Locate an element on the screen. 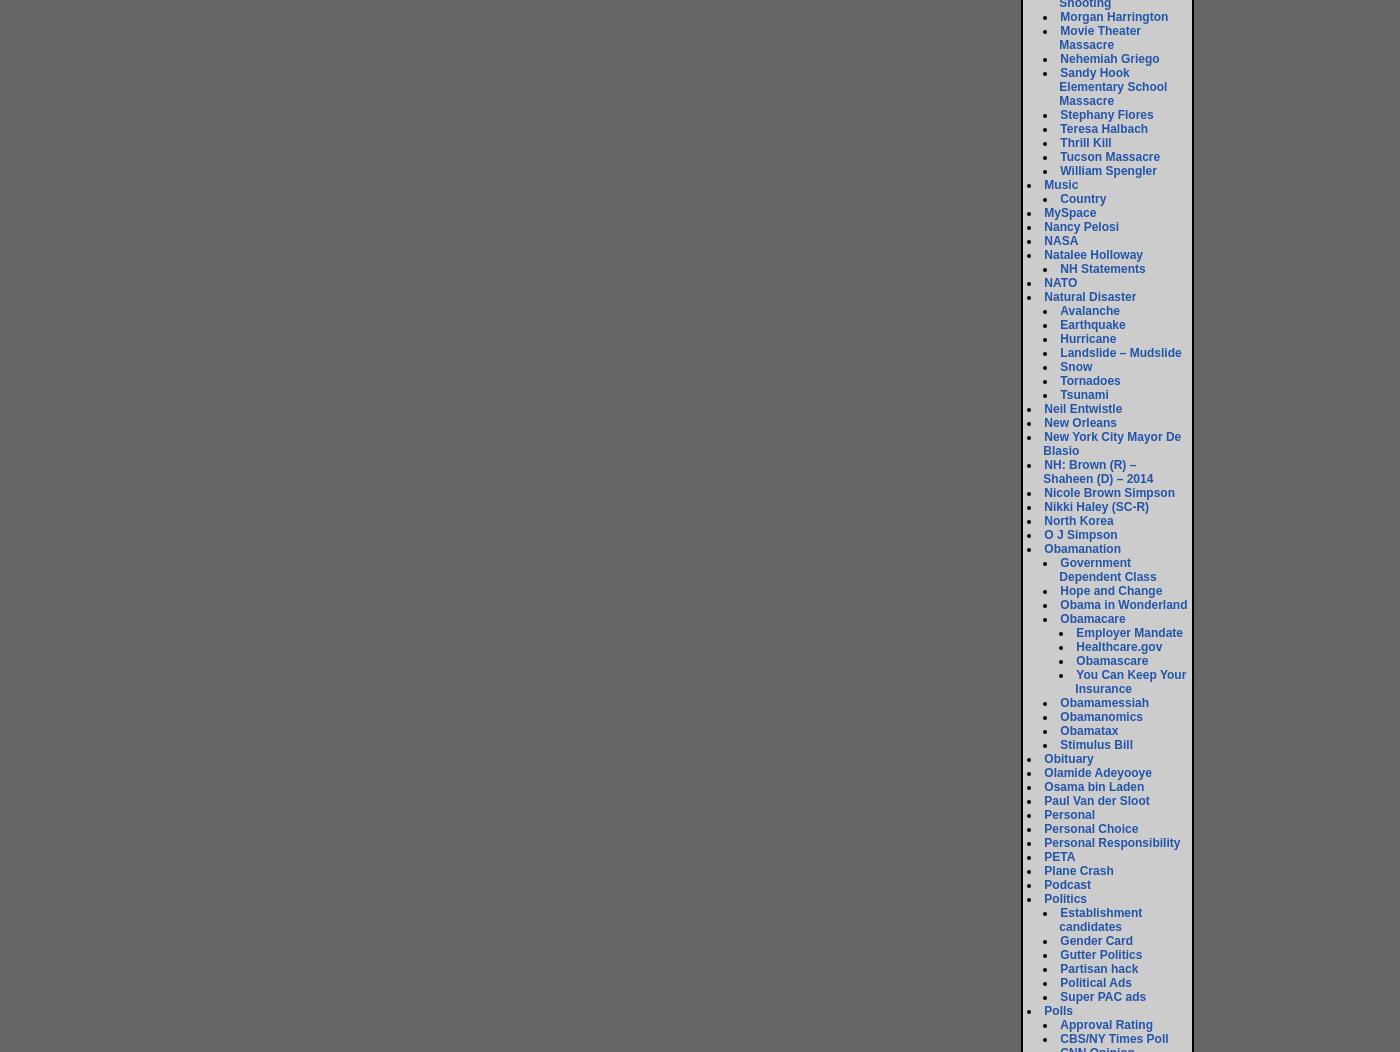 The height and width of the screenshot is (1052, 1400). 'Obamatax' is located at coordinates (1059, 731).